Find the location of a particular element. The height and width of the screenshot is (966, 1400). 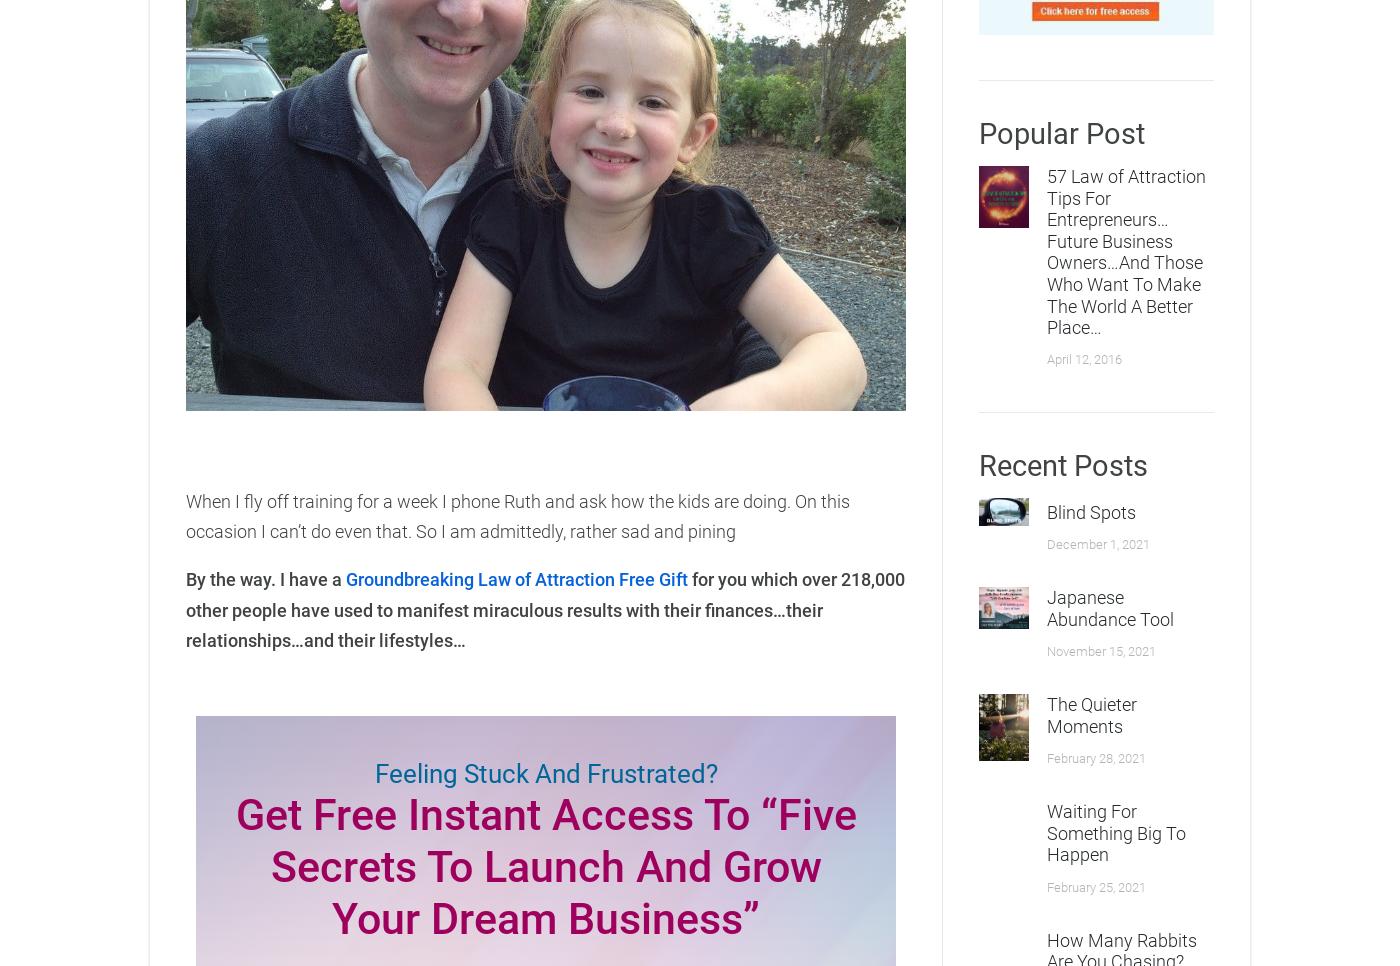

'Waiting For Something Big To Happen' is located at coordinates (1116, 831).